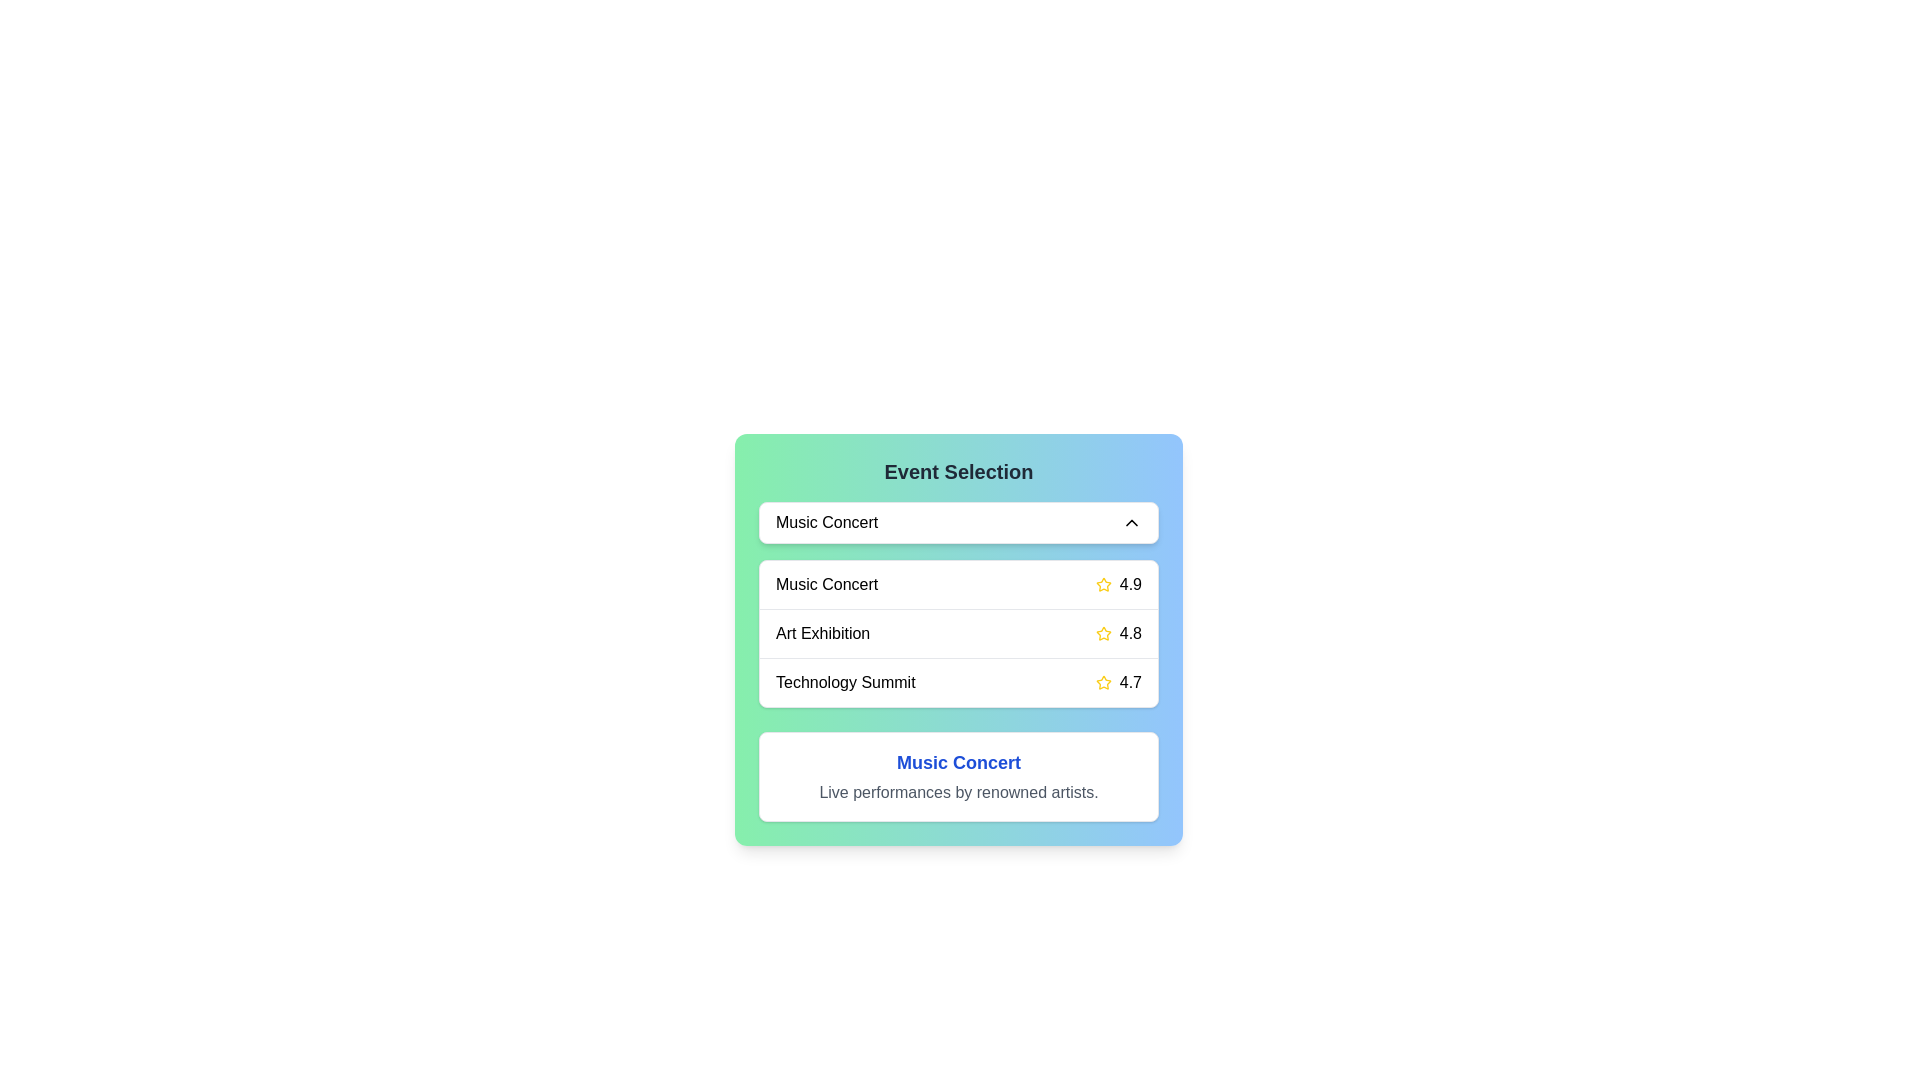 Image resolution: width=1920 pixels, height=1080 pixels. I want to click on on the selectable list item displaying 'Technology Summit' with a score of '4.7', so click(958, 681).